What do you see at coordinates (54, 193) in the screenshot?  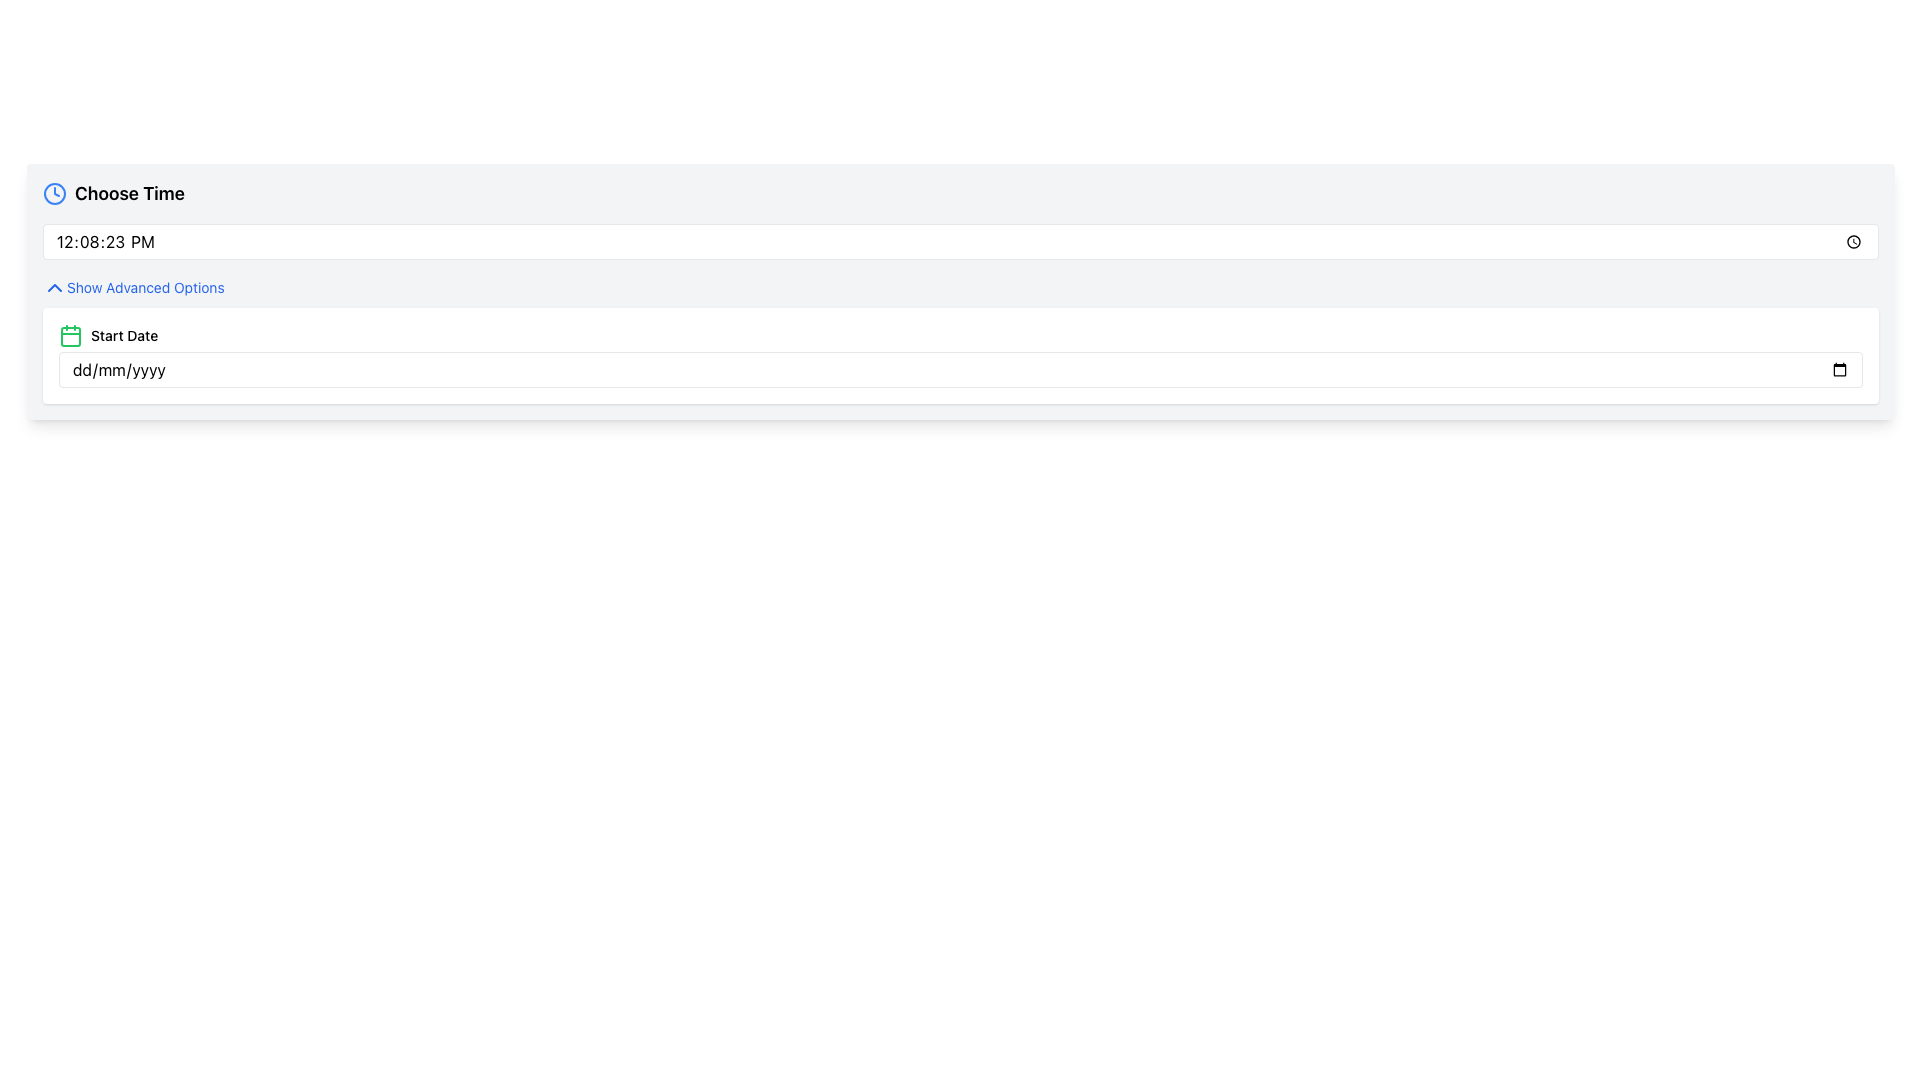 I see `the outer circular component of the clock icon located adjacent to the 'Choose Time' label` at bounding box center [54, 193].